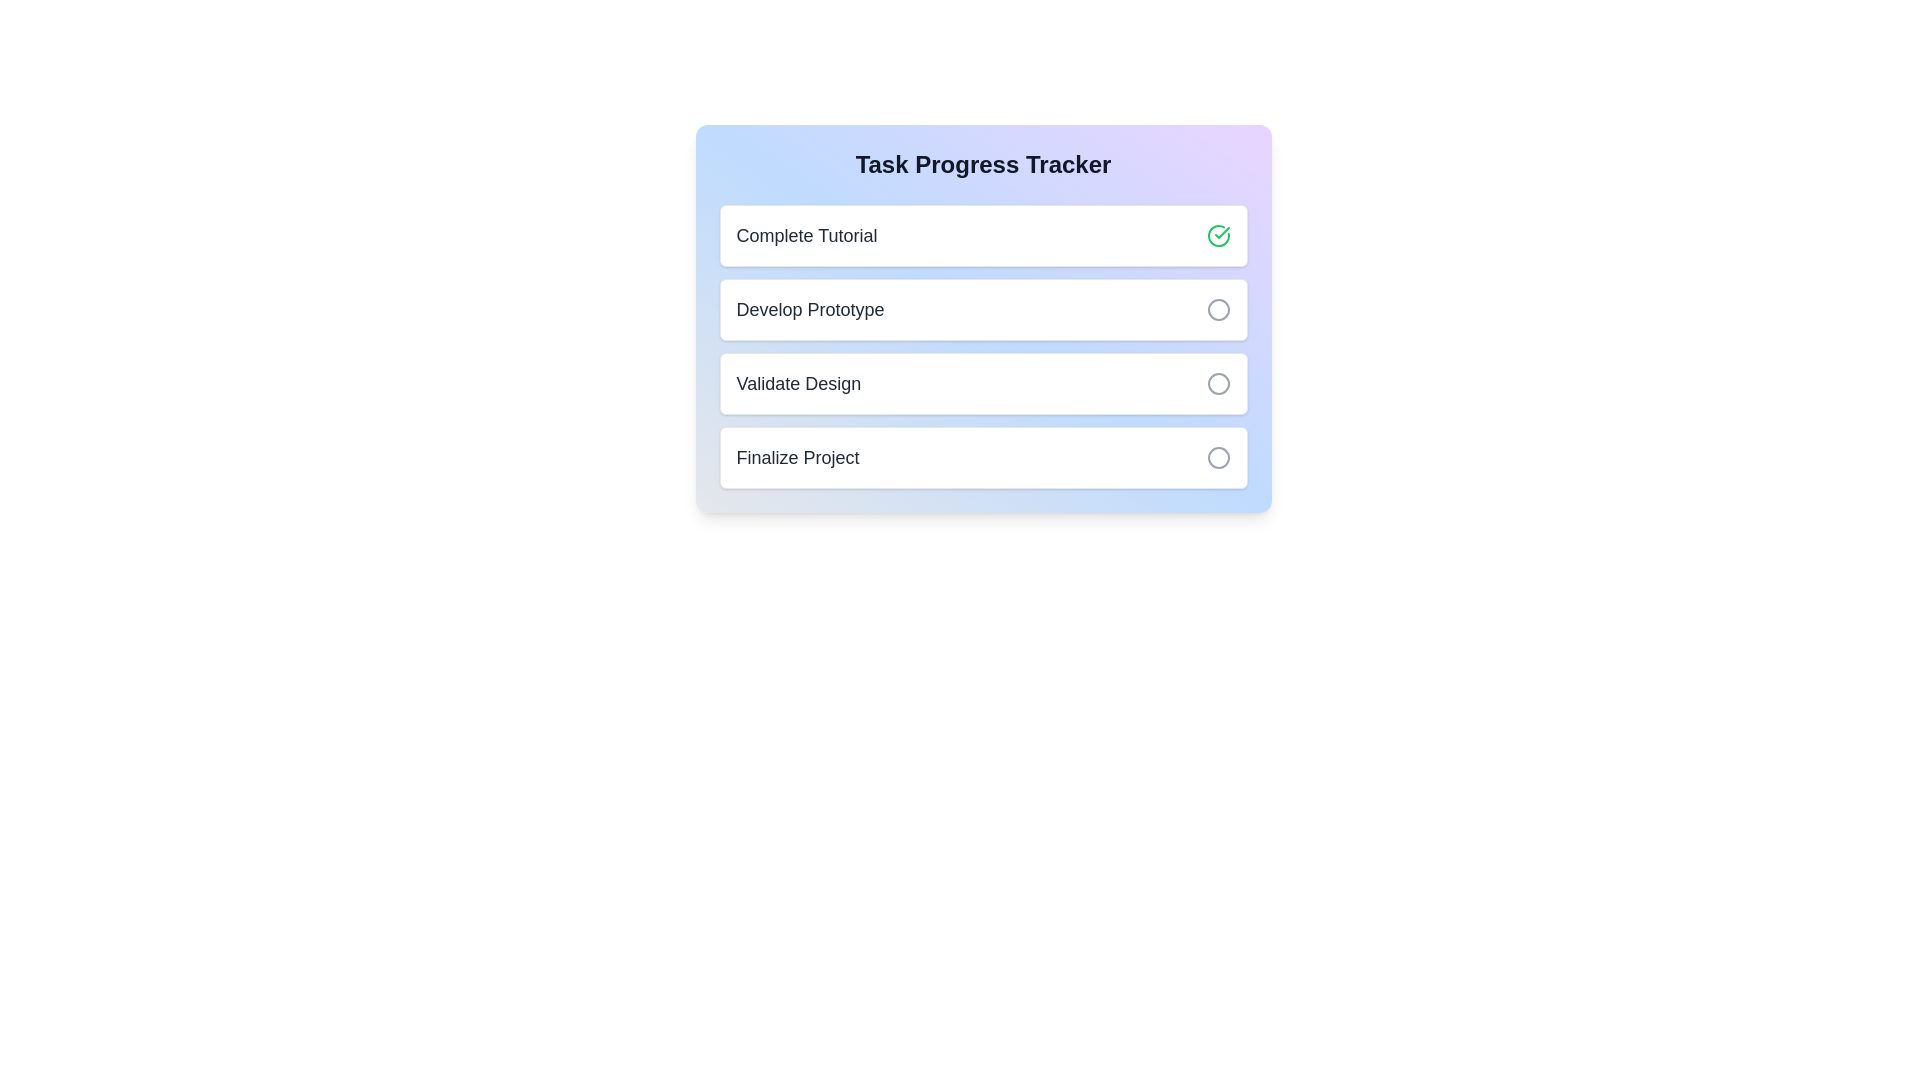 The height and width of the screenshot is (1080, 1920). What do you see at coordinates (796, 458) in the screenshot?
I see `the task title Finalize Project` at bounding box center [796, 458].